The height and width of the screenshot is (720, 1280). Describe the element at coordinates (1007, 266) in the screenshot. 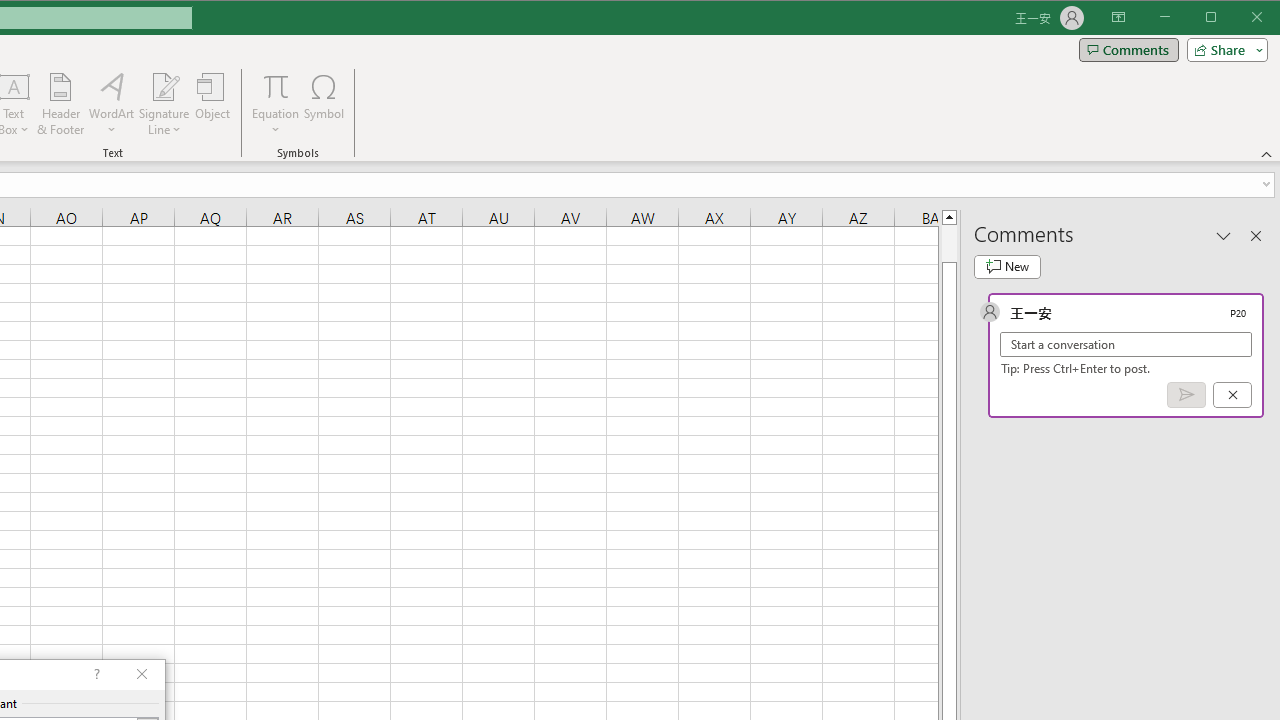

I see `'New comment'` at that location.